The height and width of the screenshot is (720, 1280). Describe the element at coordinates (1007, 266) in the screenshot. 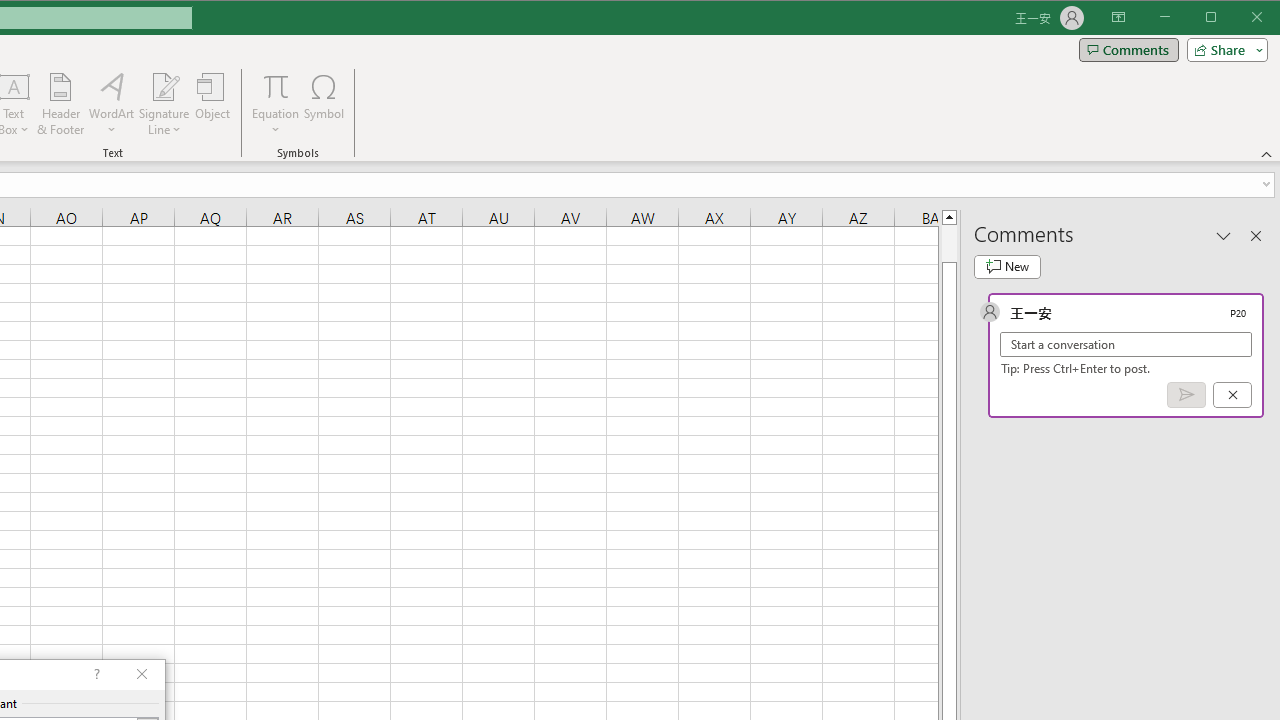

I see `'New comment'` at that location.